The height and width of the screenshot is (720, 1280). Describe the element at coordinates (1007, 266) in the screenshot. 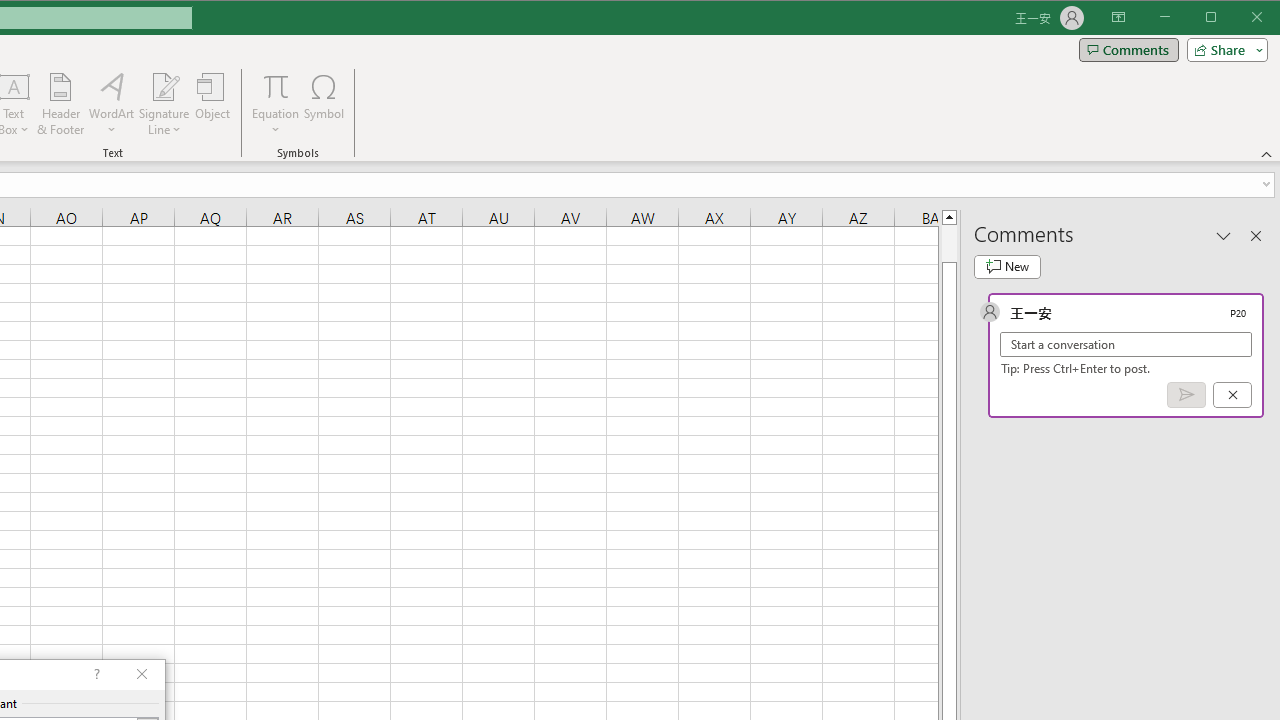

I see `'New comment'` at that location.